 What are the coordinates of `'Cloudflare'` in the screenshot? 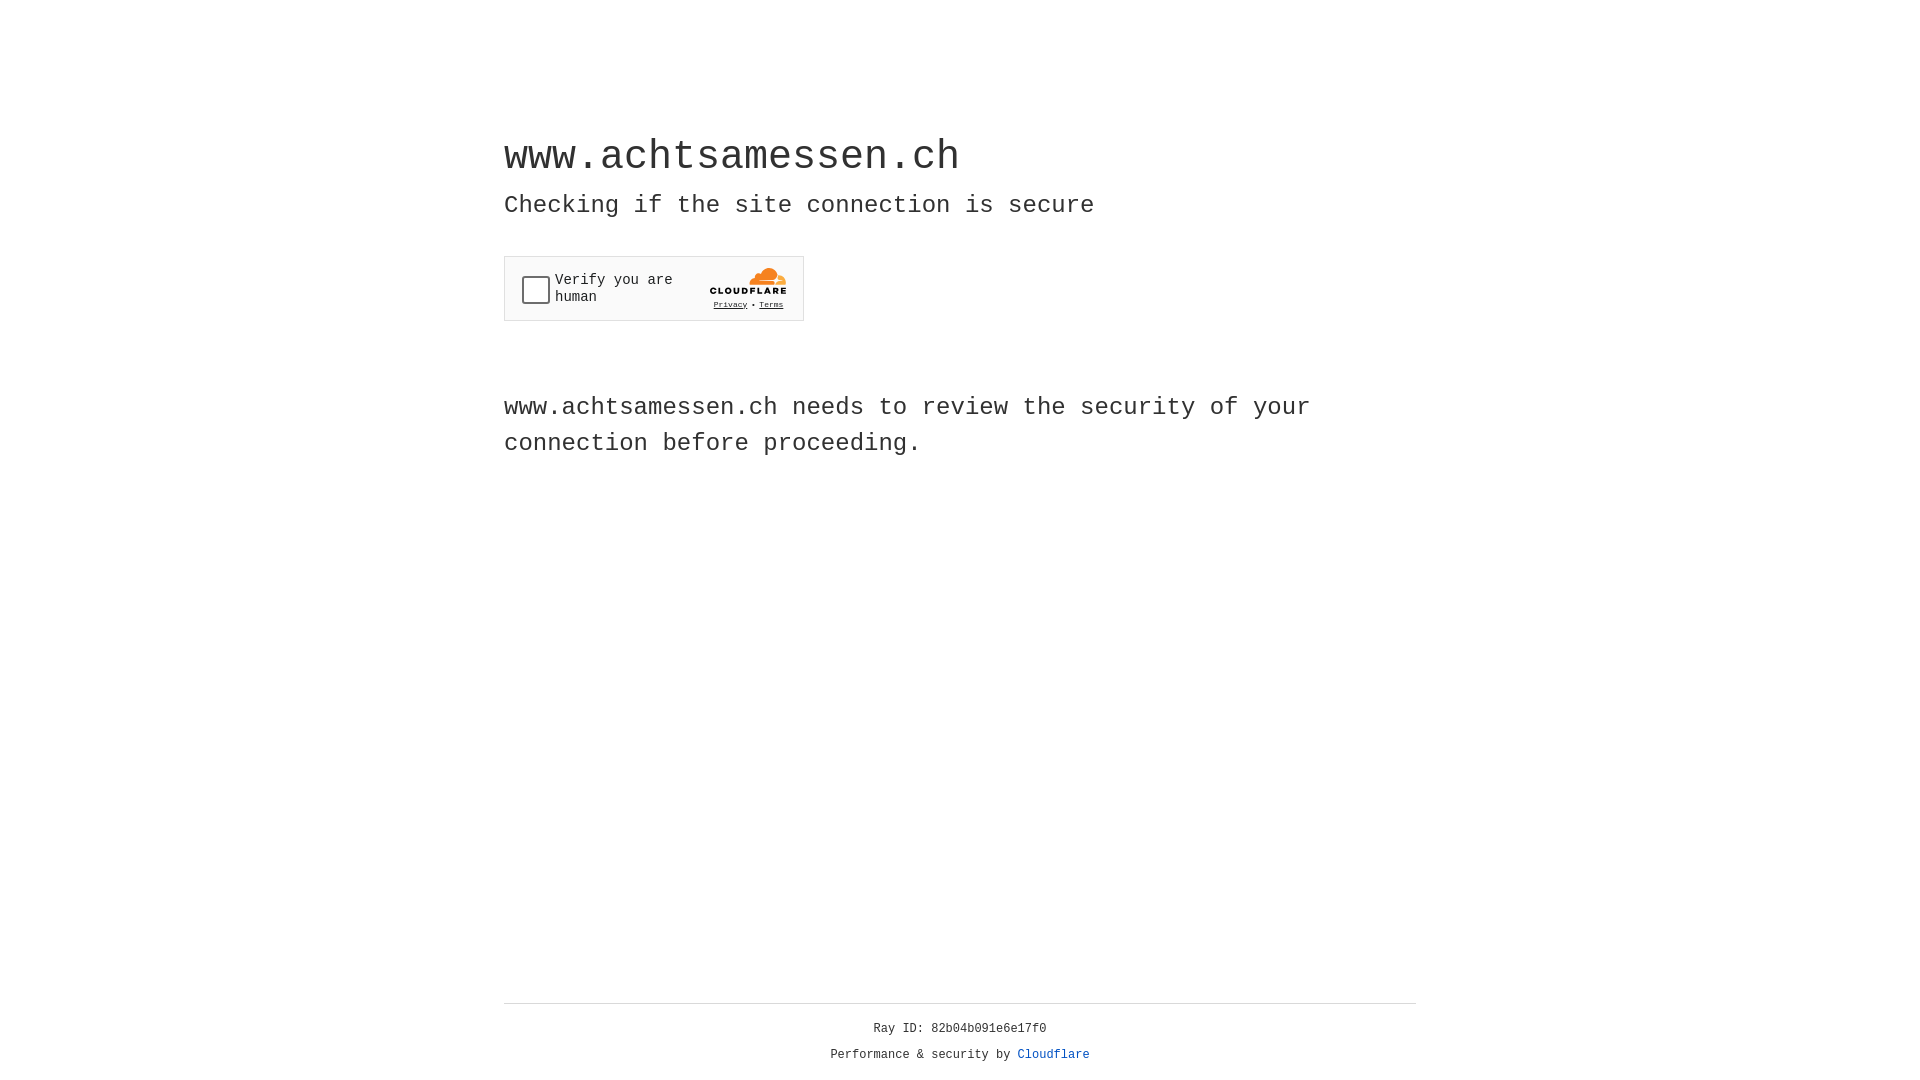 It's located at (1053, 1054).